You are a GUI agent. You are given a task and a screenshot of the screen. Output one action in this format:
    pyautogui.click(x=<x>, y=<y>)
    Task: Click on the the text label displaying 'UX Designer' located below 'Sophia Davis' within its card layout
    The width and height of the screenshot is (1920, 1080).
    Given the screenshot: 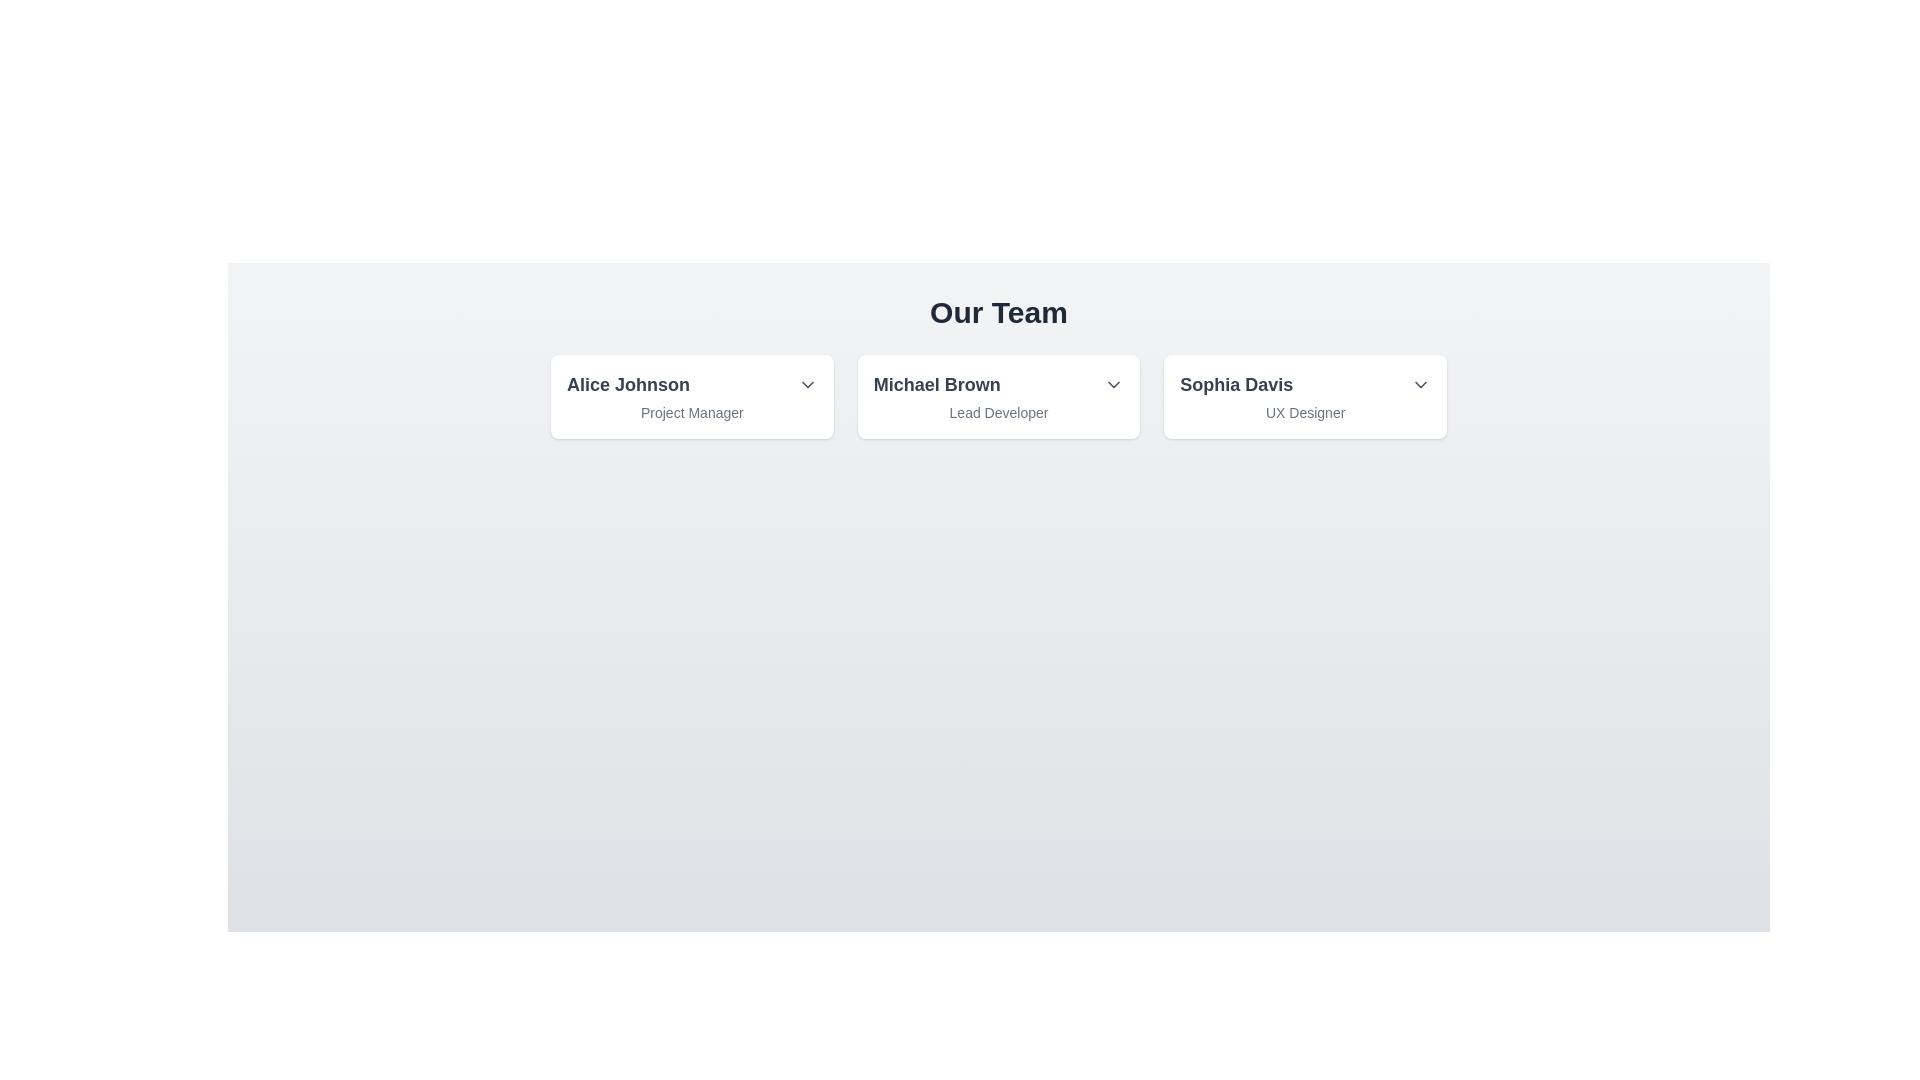 What is the action you would take?
    pyautogui.click(x=1305, y=411)
    